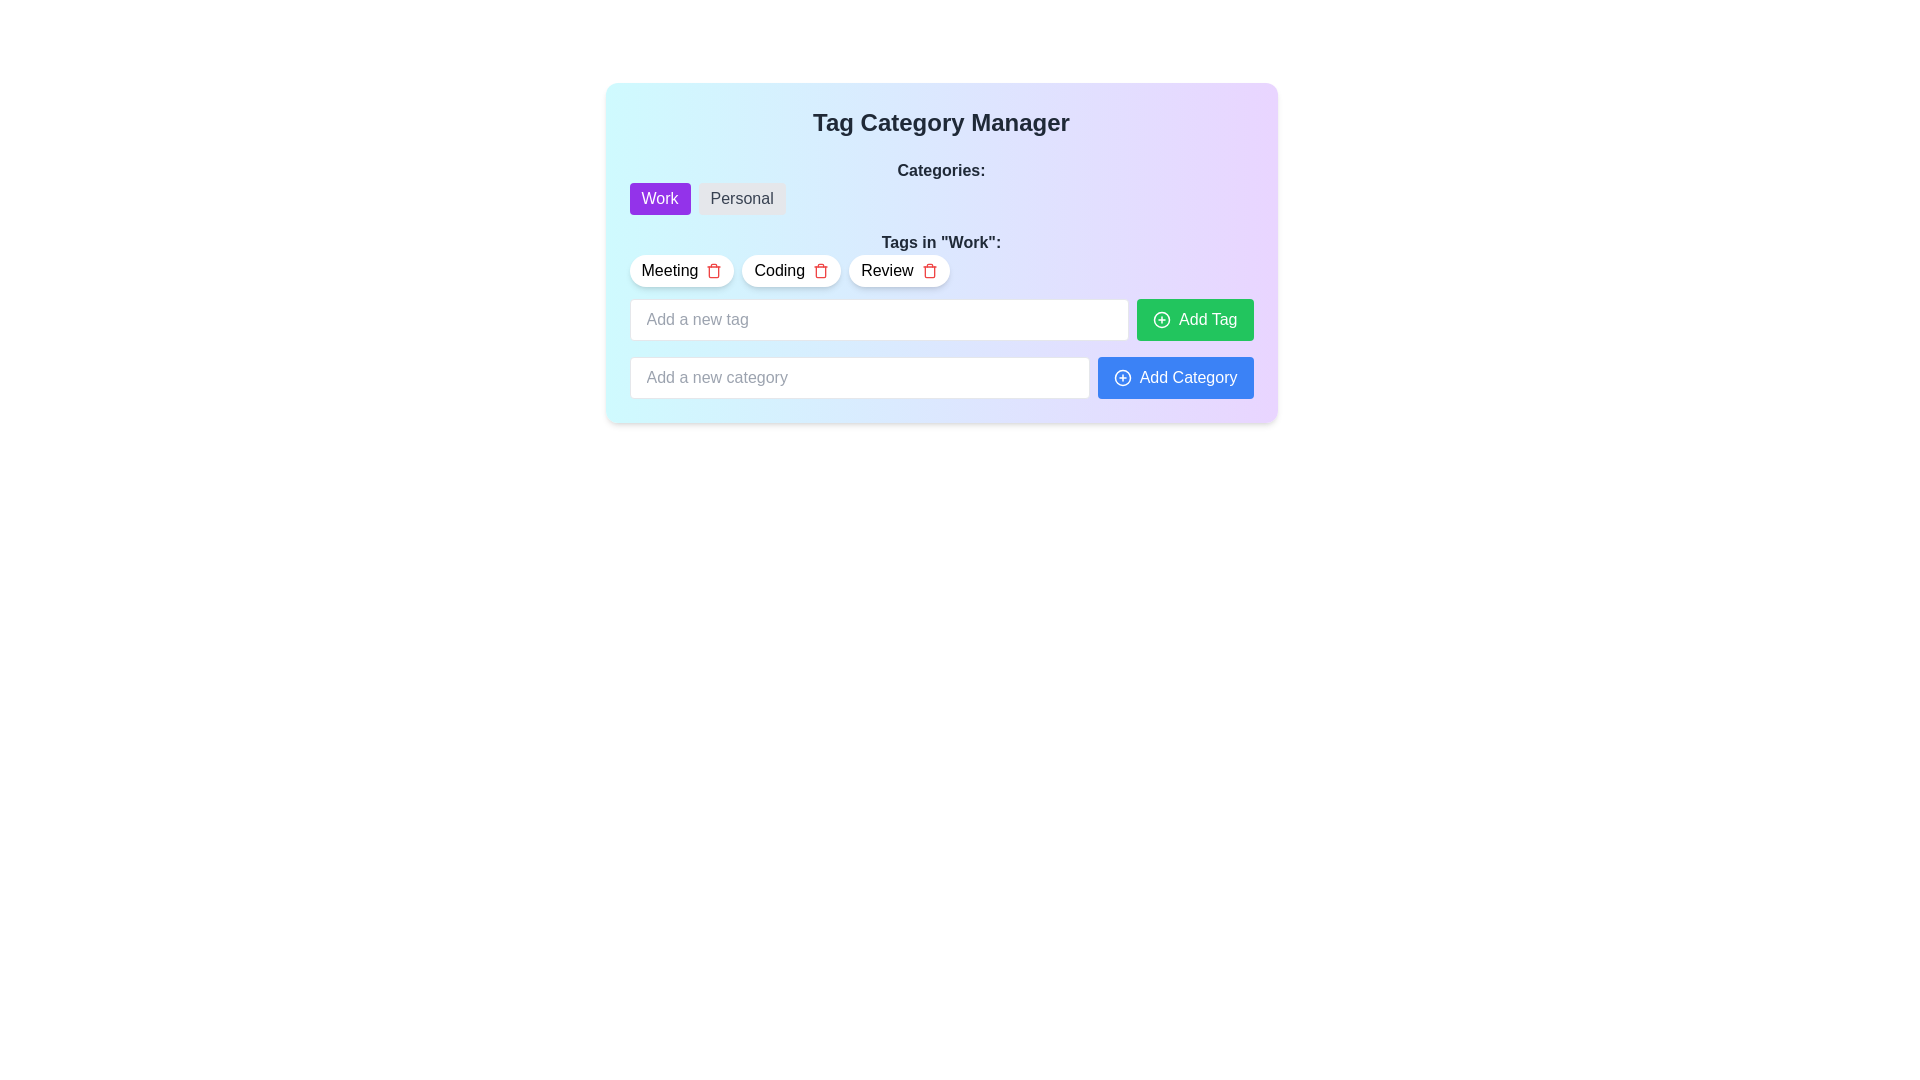 This screenshot has height=1080, width=1920. Describe the element at coordinates (741, 199) in the screenshot. I see `the 'Personal' button with a light gray background and rounded corners` at that location.